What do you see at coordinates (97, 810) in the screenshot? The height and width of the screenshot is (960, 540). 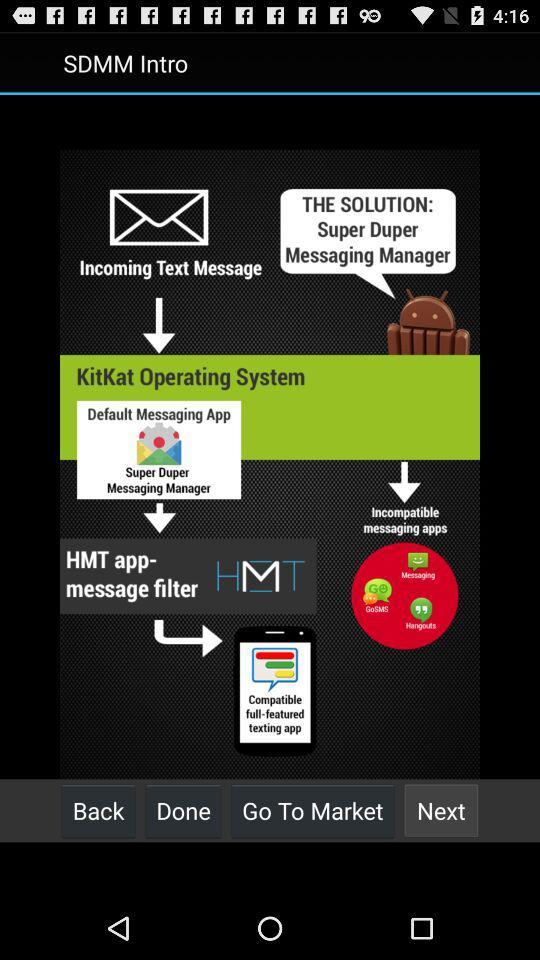 I see `the back item` at bounding box center [97, 810].